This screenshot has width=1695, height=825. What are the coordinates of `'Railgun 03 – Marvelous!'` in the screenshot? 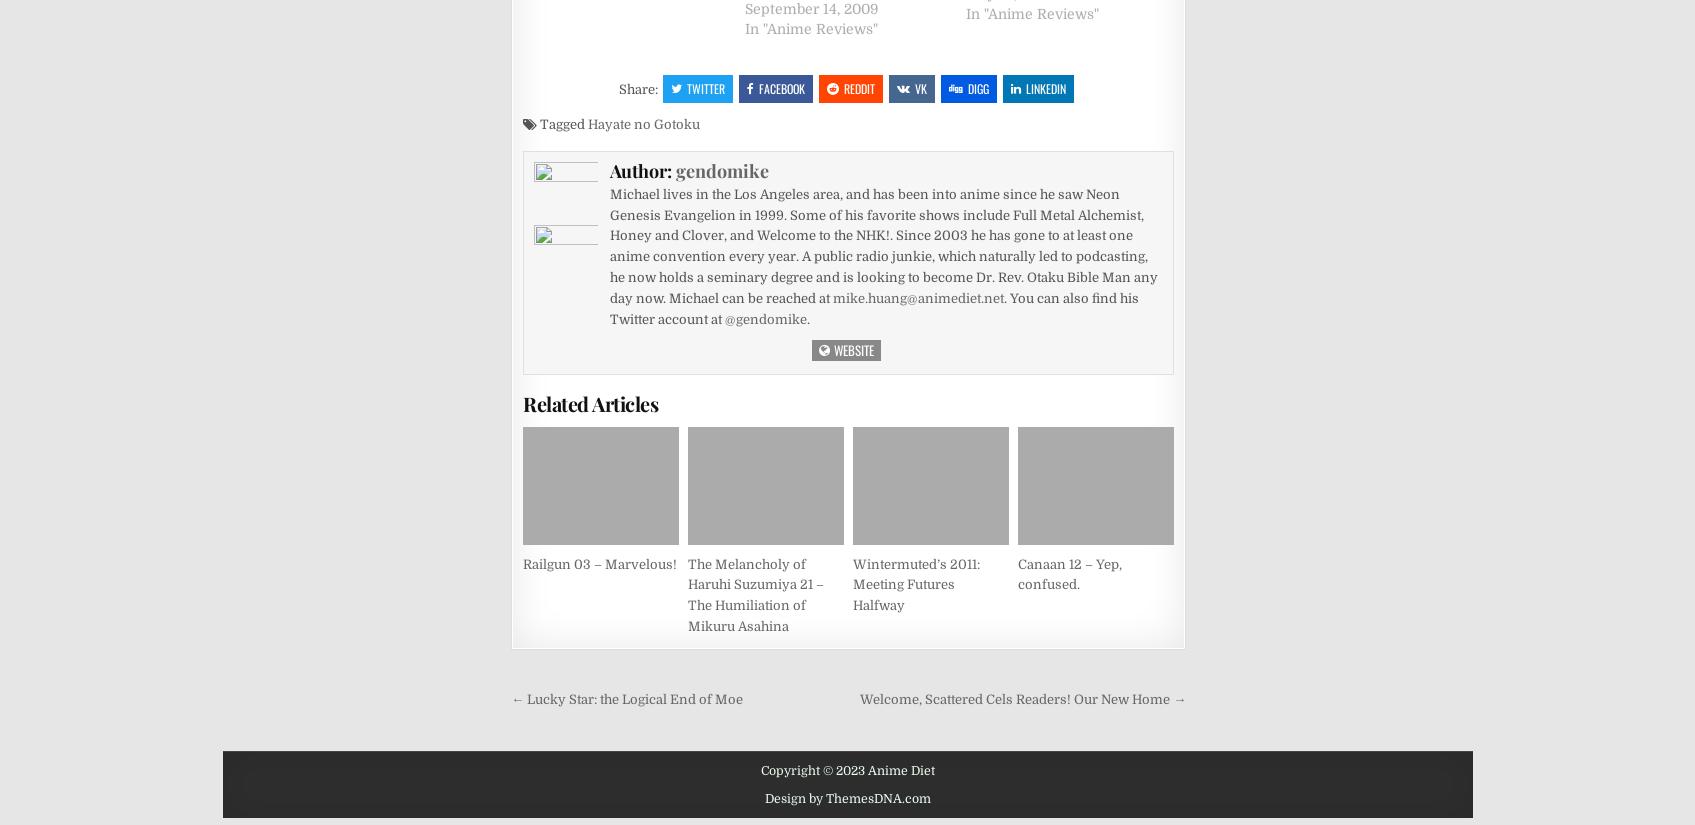 It's located at (599, 563).